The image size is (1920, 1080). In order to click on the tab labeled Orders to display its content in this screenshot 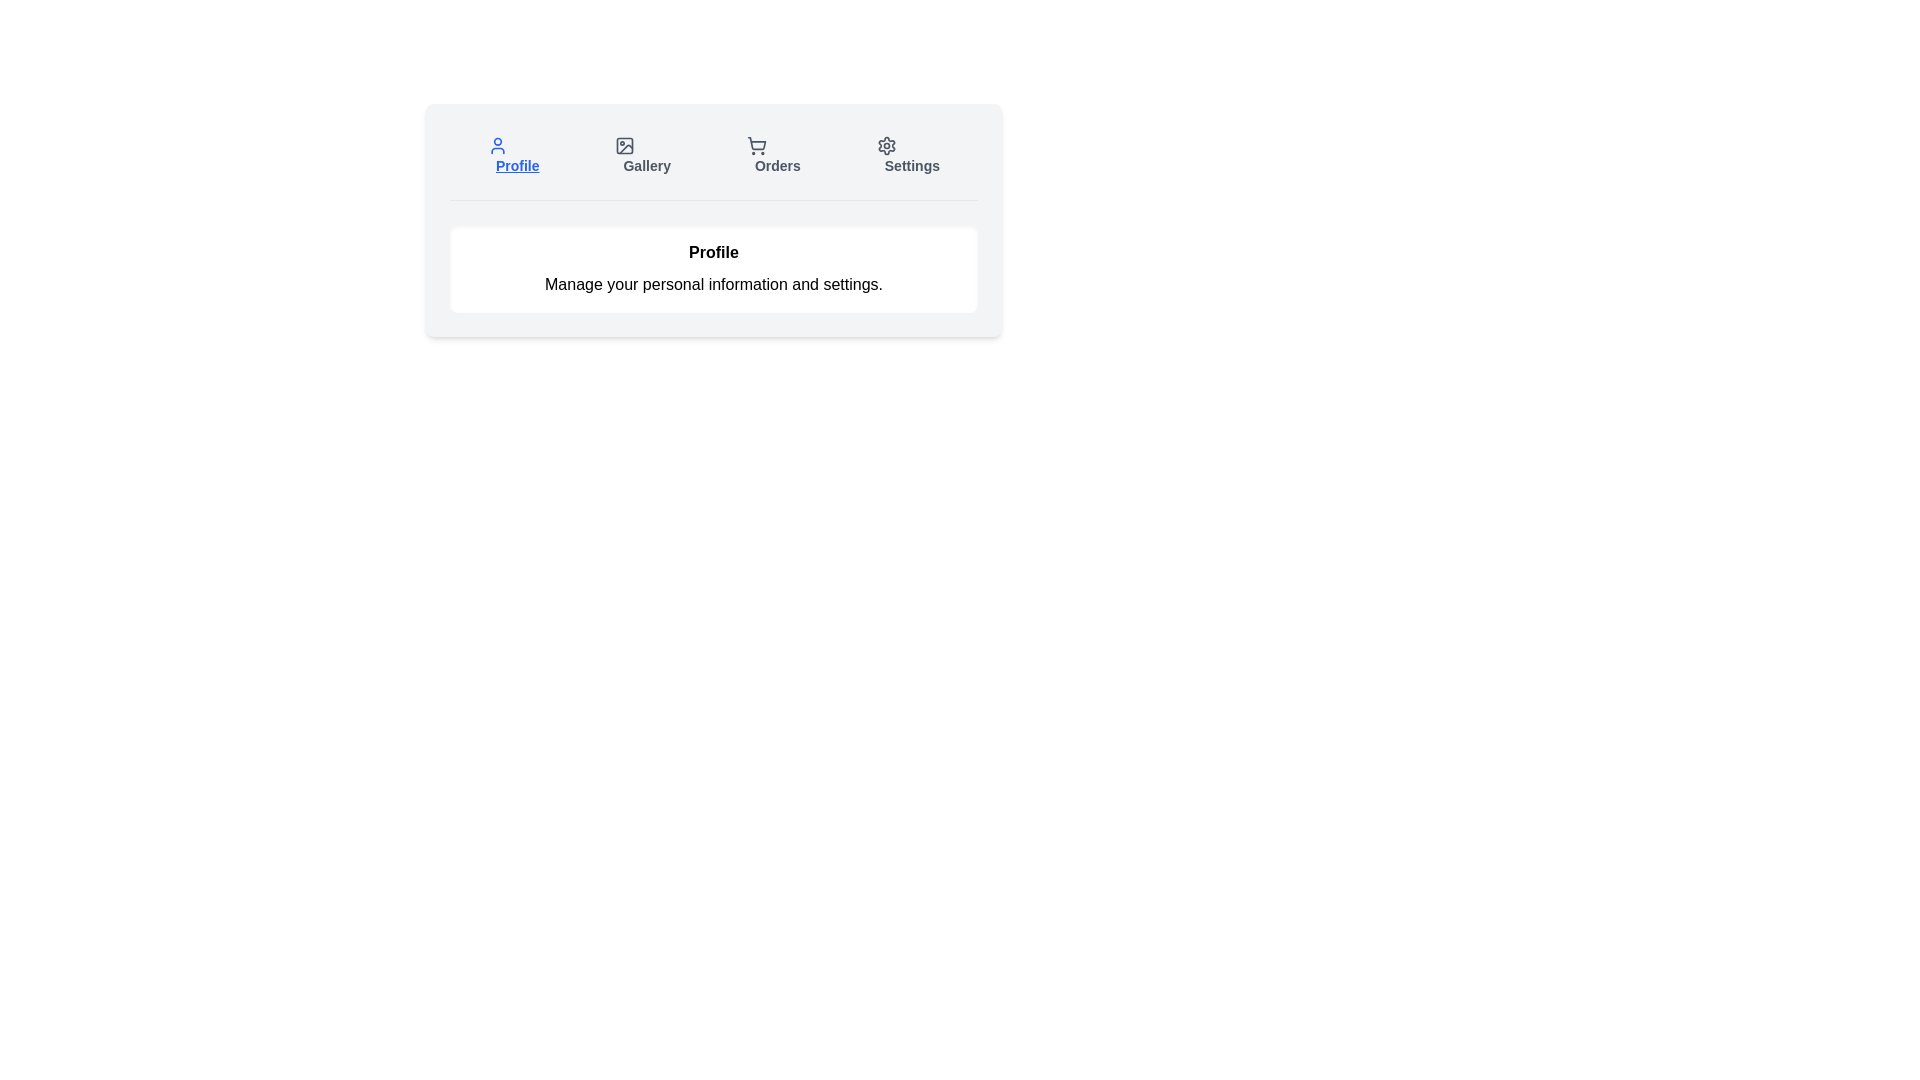, I will do `click(771, 154)`.